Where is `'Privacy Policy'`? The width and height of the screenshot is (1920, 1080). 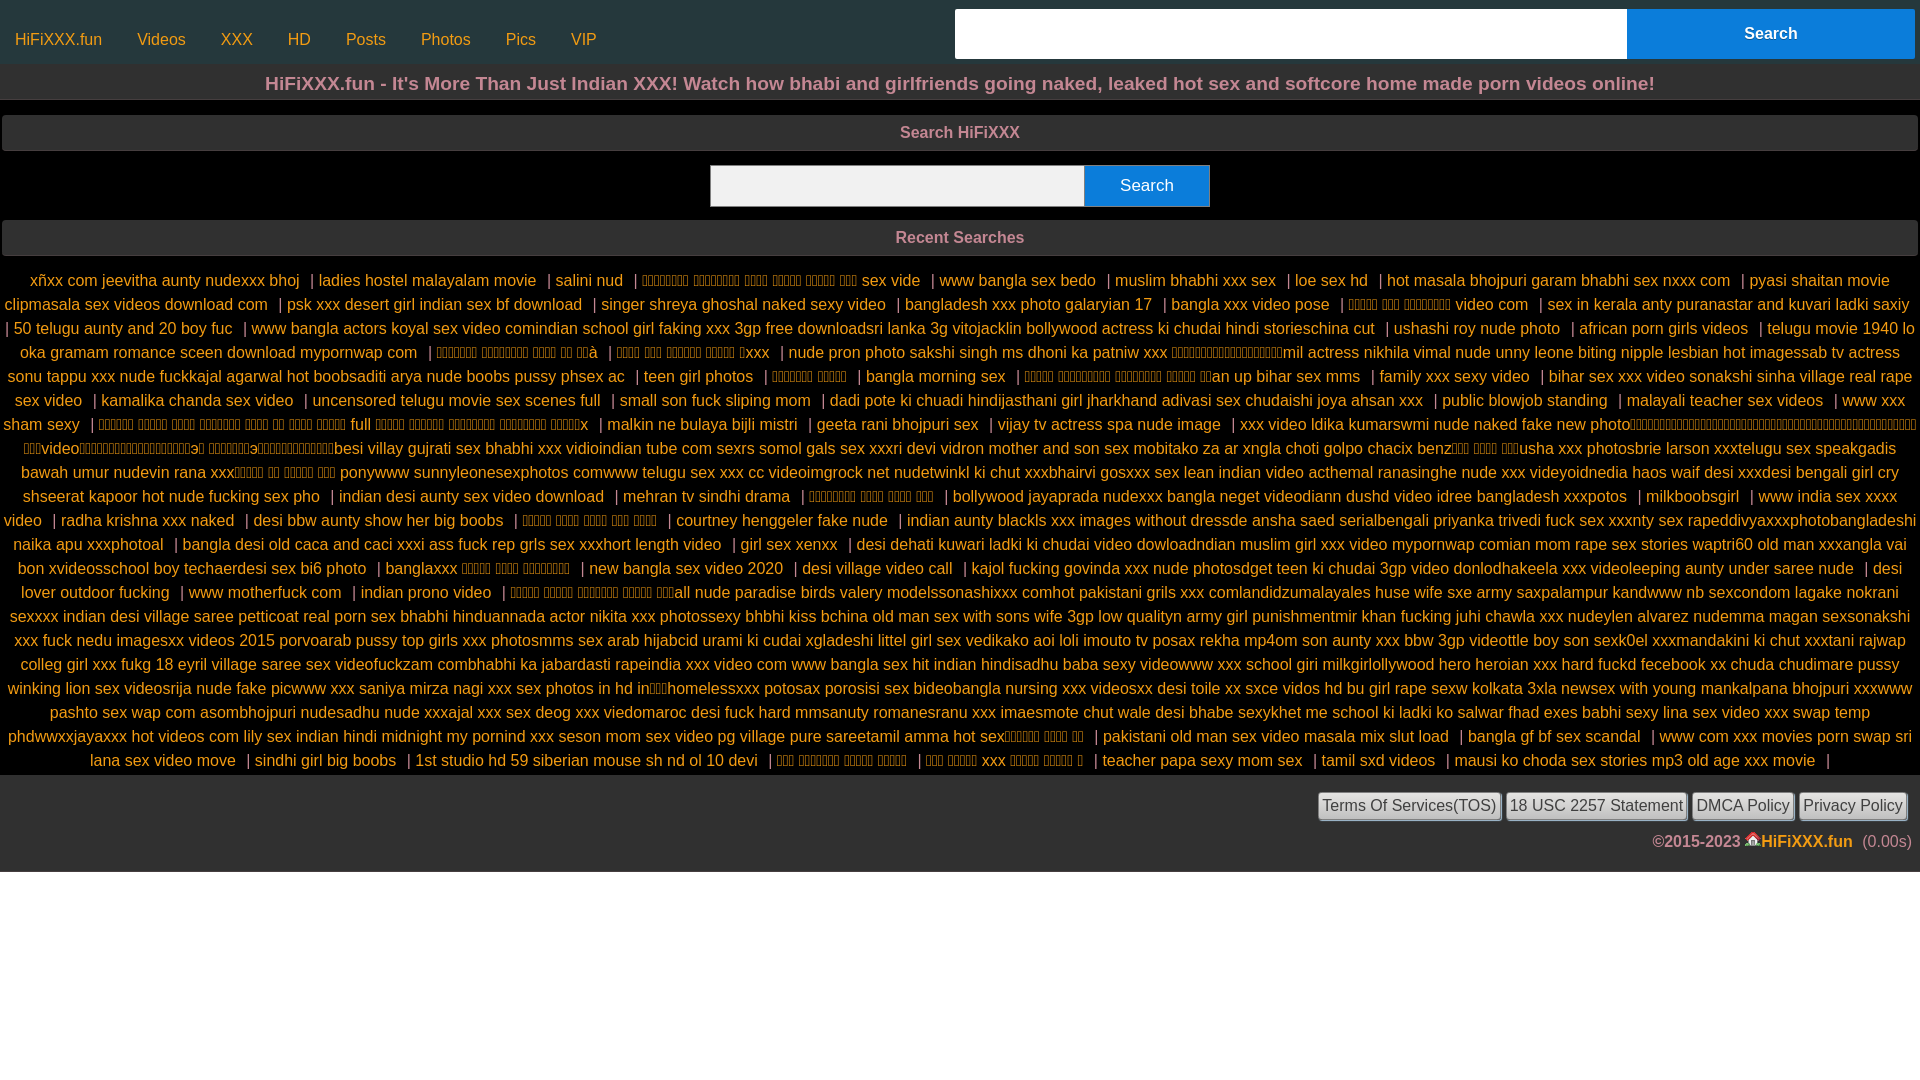 'Privacy Policy' is located at coordinates (1851, 805).